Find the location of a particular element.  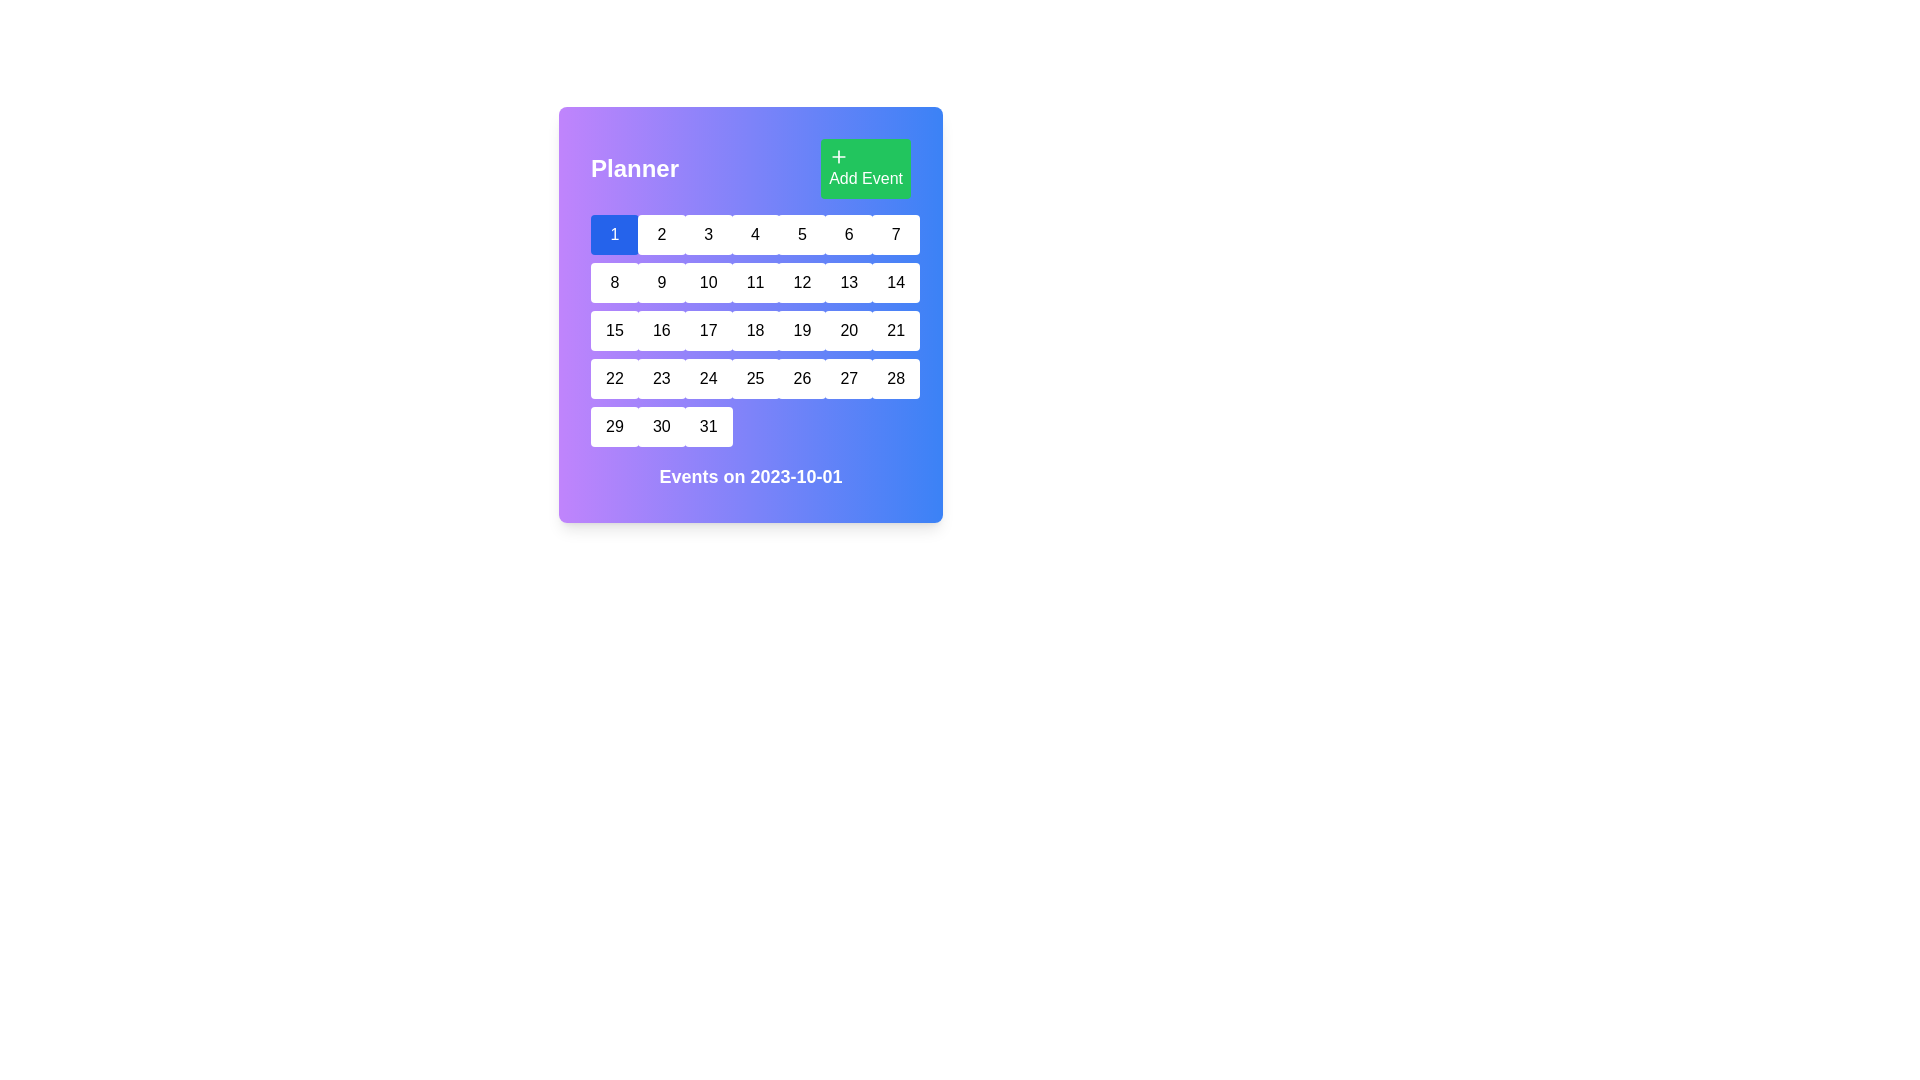

the button labeled '16' located in the third row and second column of the calendar-style widget is located at coordinates (661, 330).